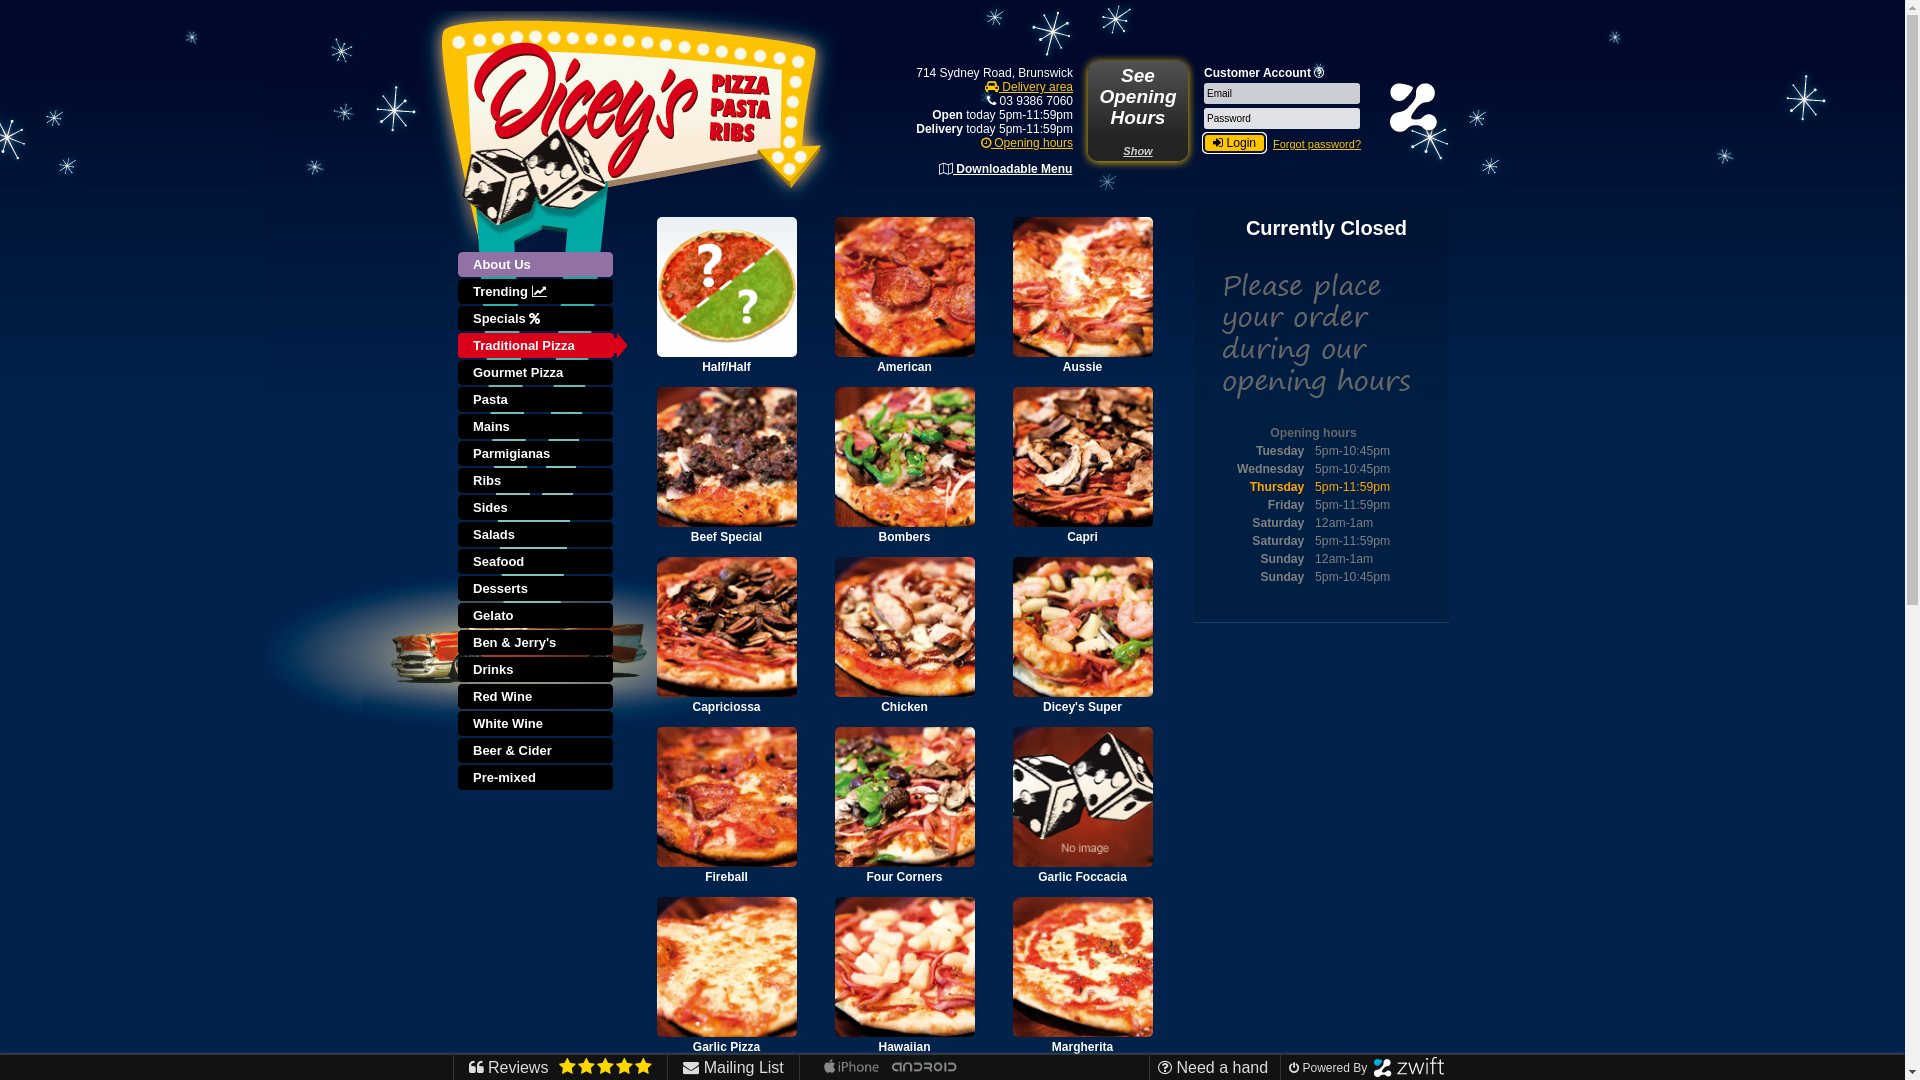 The image size is (1920, 1080). I want to click on 'Opening hours', so click(1027, 141).